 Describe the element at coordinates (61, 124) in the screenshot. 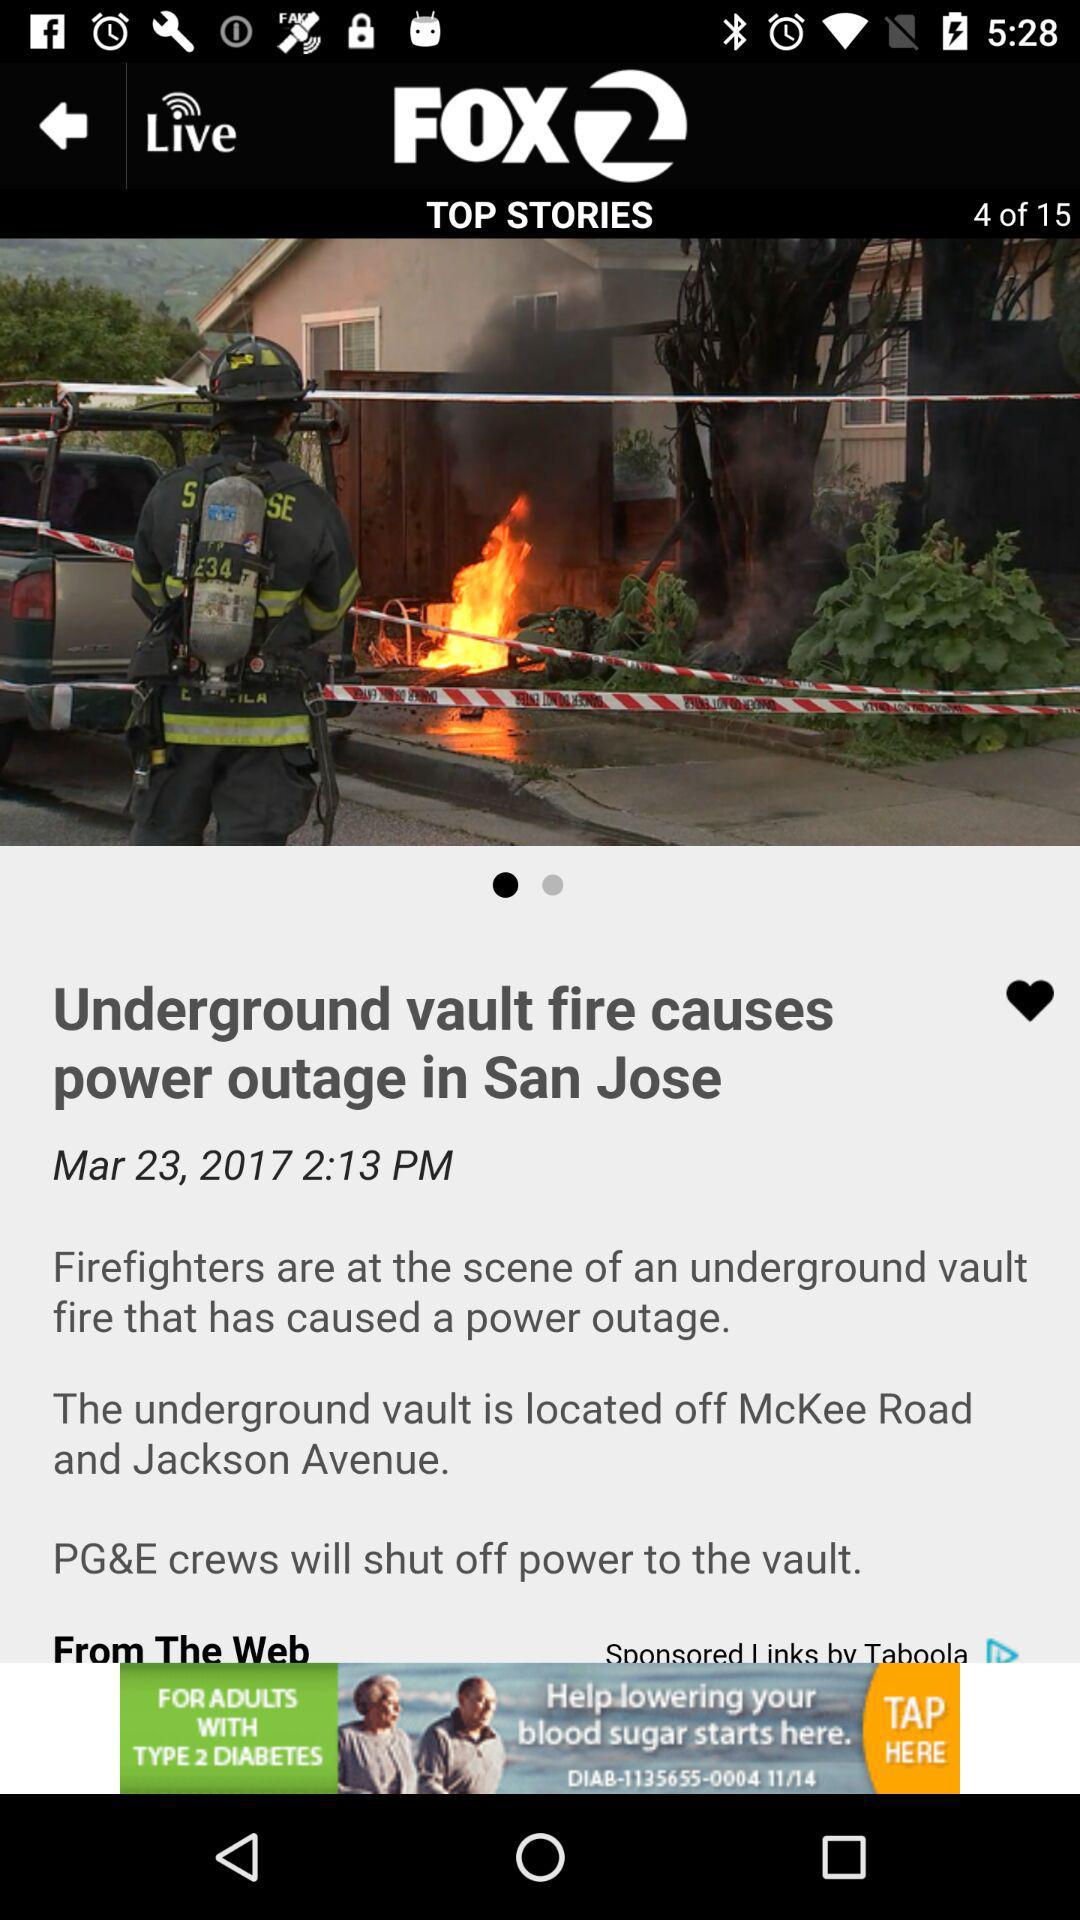

I see `back the page` at that location.